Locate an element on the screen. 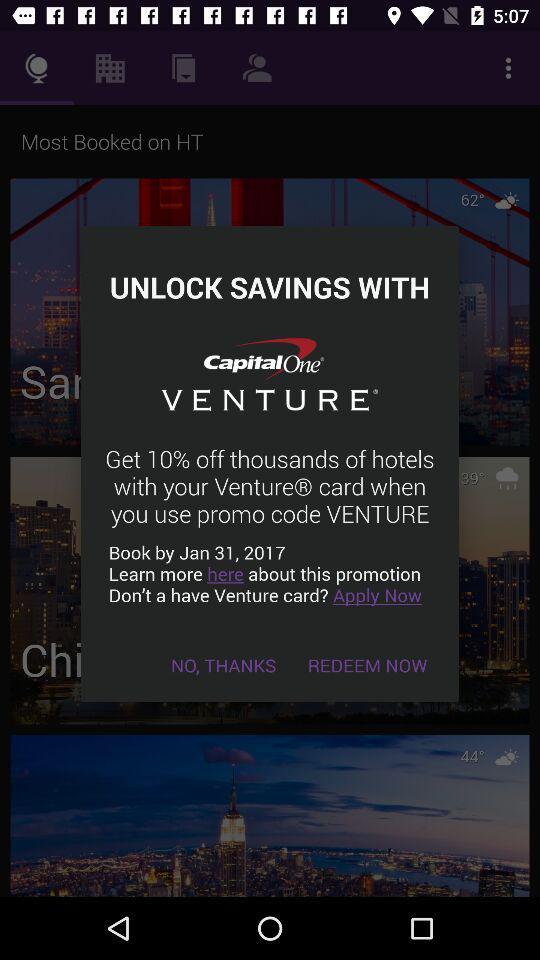 This screenshot has height=960, width=540. item at the bottom is located at coordinates (222, 665).